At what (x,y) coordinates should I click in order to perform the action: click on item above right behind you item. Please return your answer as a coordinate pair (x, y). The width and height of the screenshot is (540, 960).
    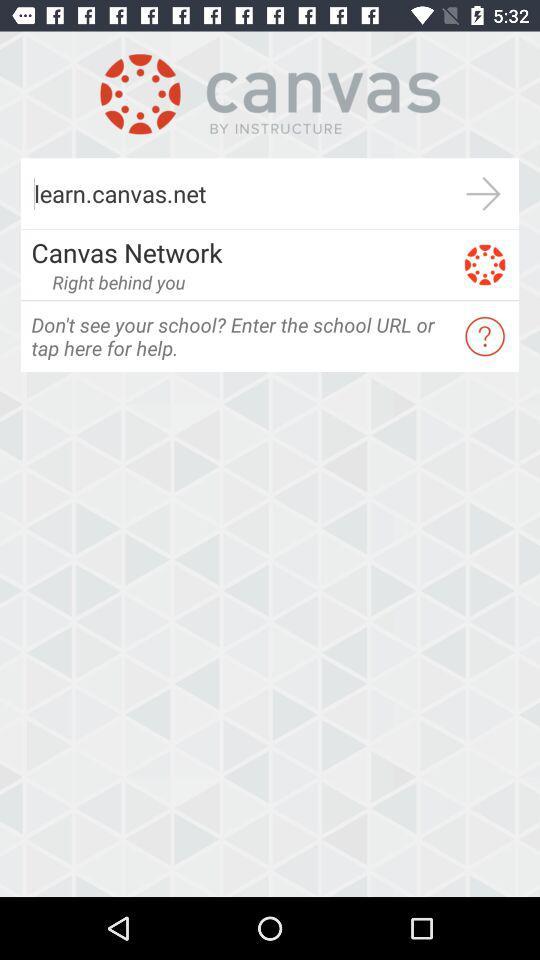
    Looking at the image, I should click on (241, 251).